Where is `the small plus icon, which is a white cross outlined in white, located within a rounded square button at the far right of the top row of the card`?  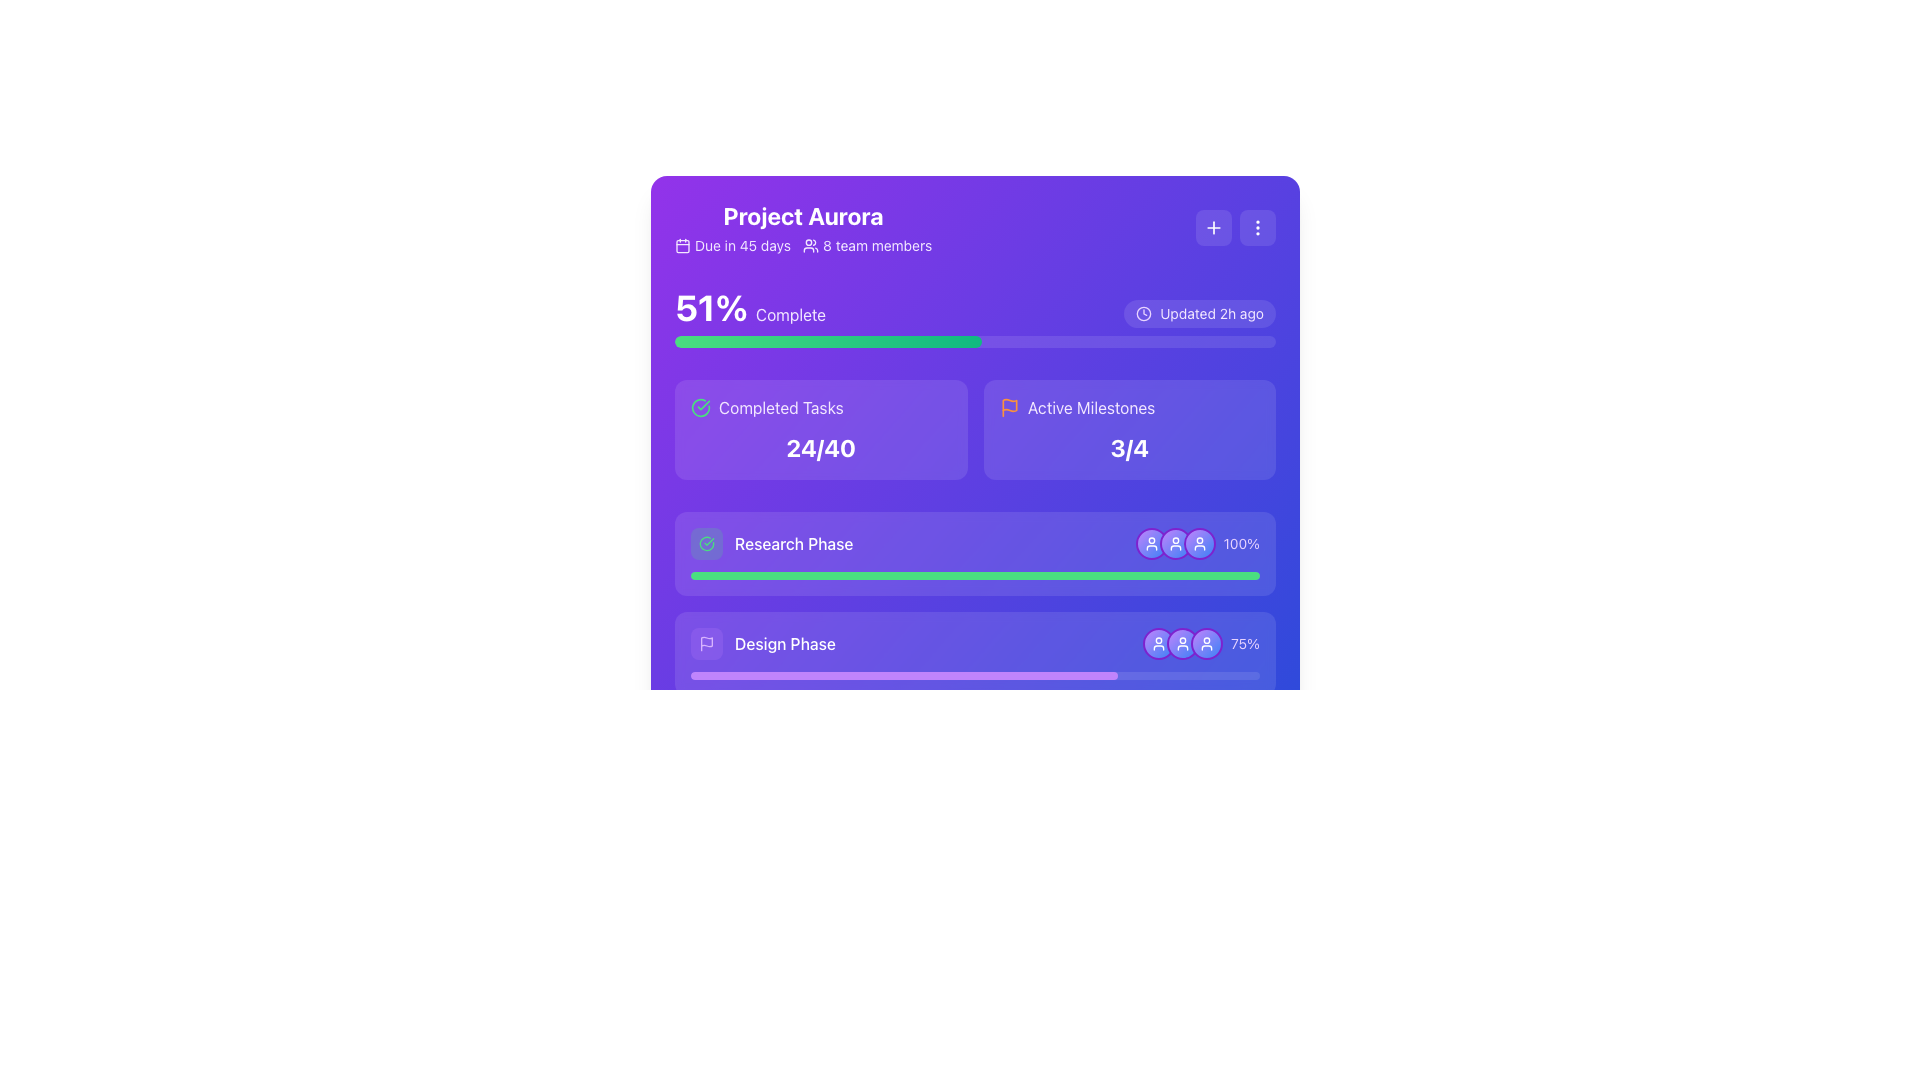
the small plus icon, which is a white cross outlined in white, located within a rounded square button at the far right of the top row of the card is located at coordinates (1213, 226).